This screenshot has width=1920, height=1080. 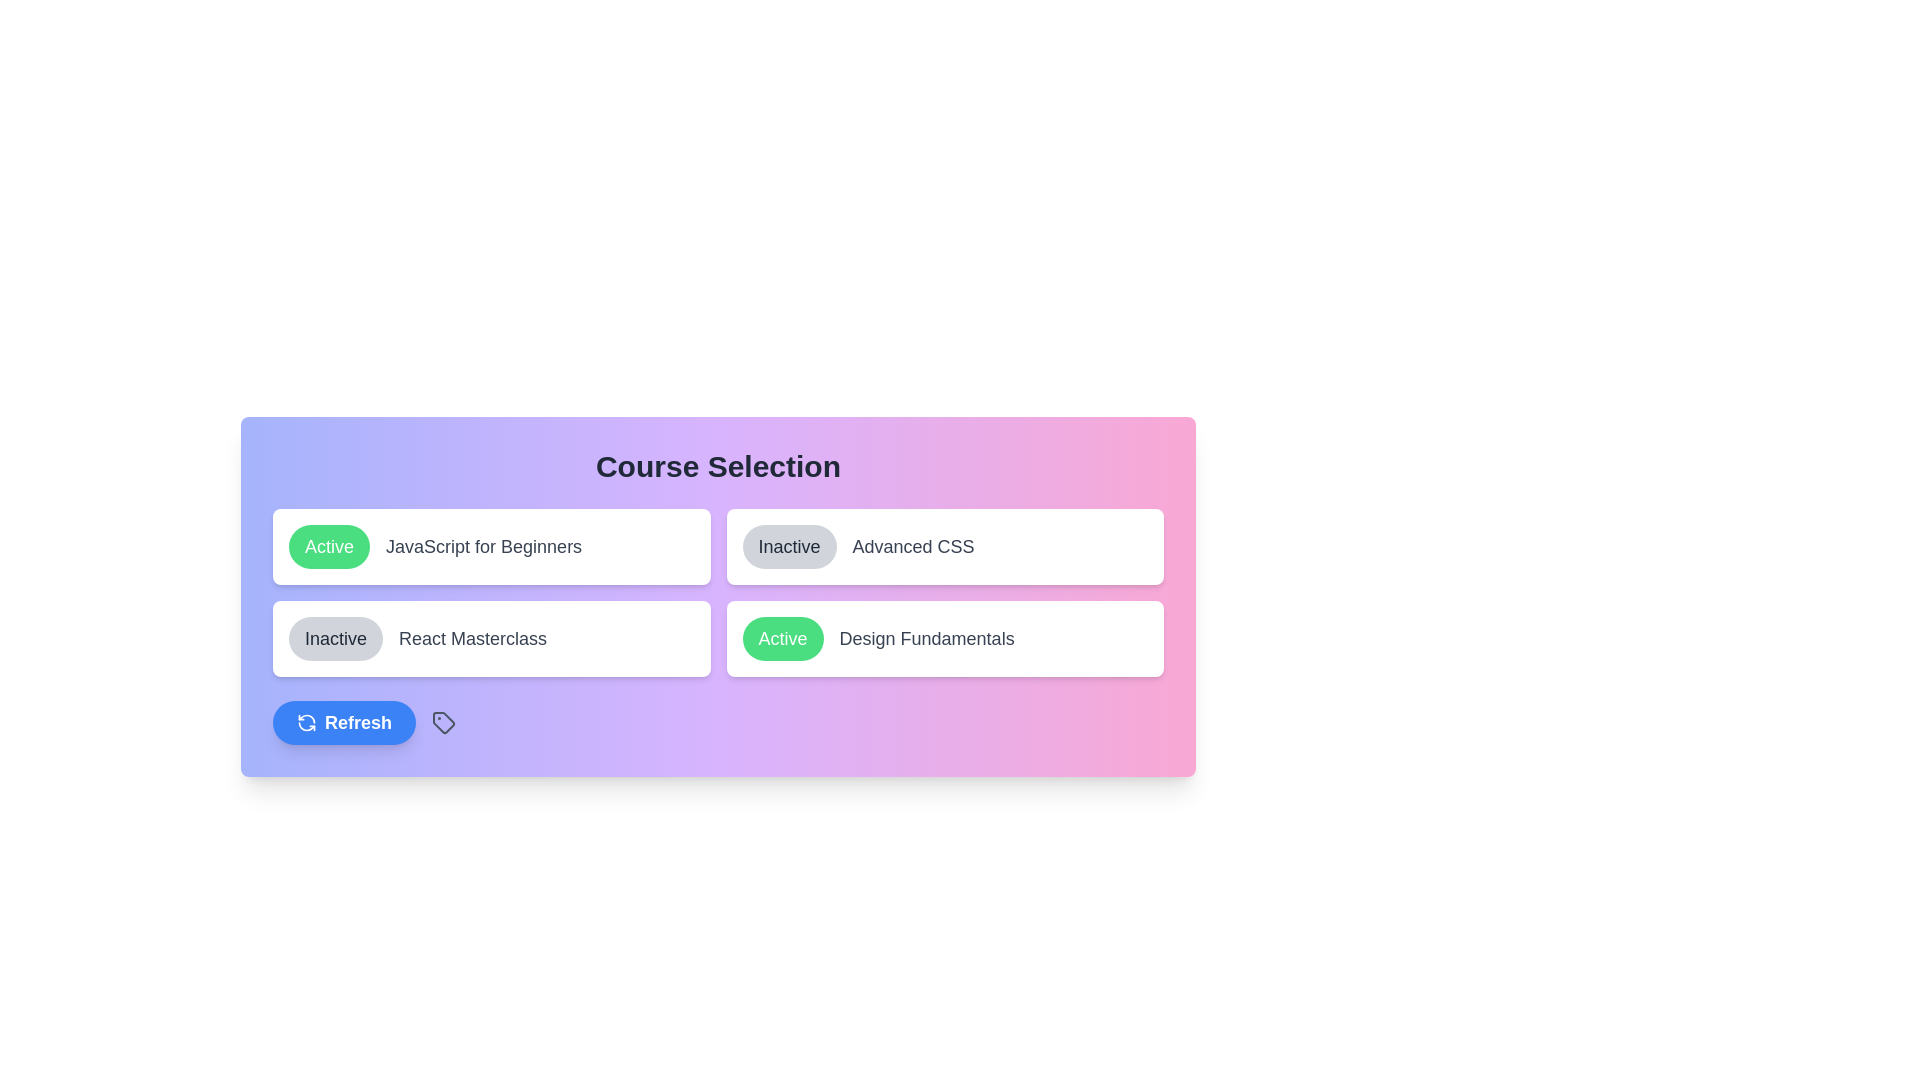 I want to click on the 'Inactive' button with rounded corners and a gray background located under the 'Course Selection' heading to change its status, so click(x=788, y=547).